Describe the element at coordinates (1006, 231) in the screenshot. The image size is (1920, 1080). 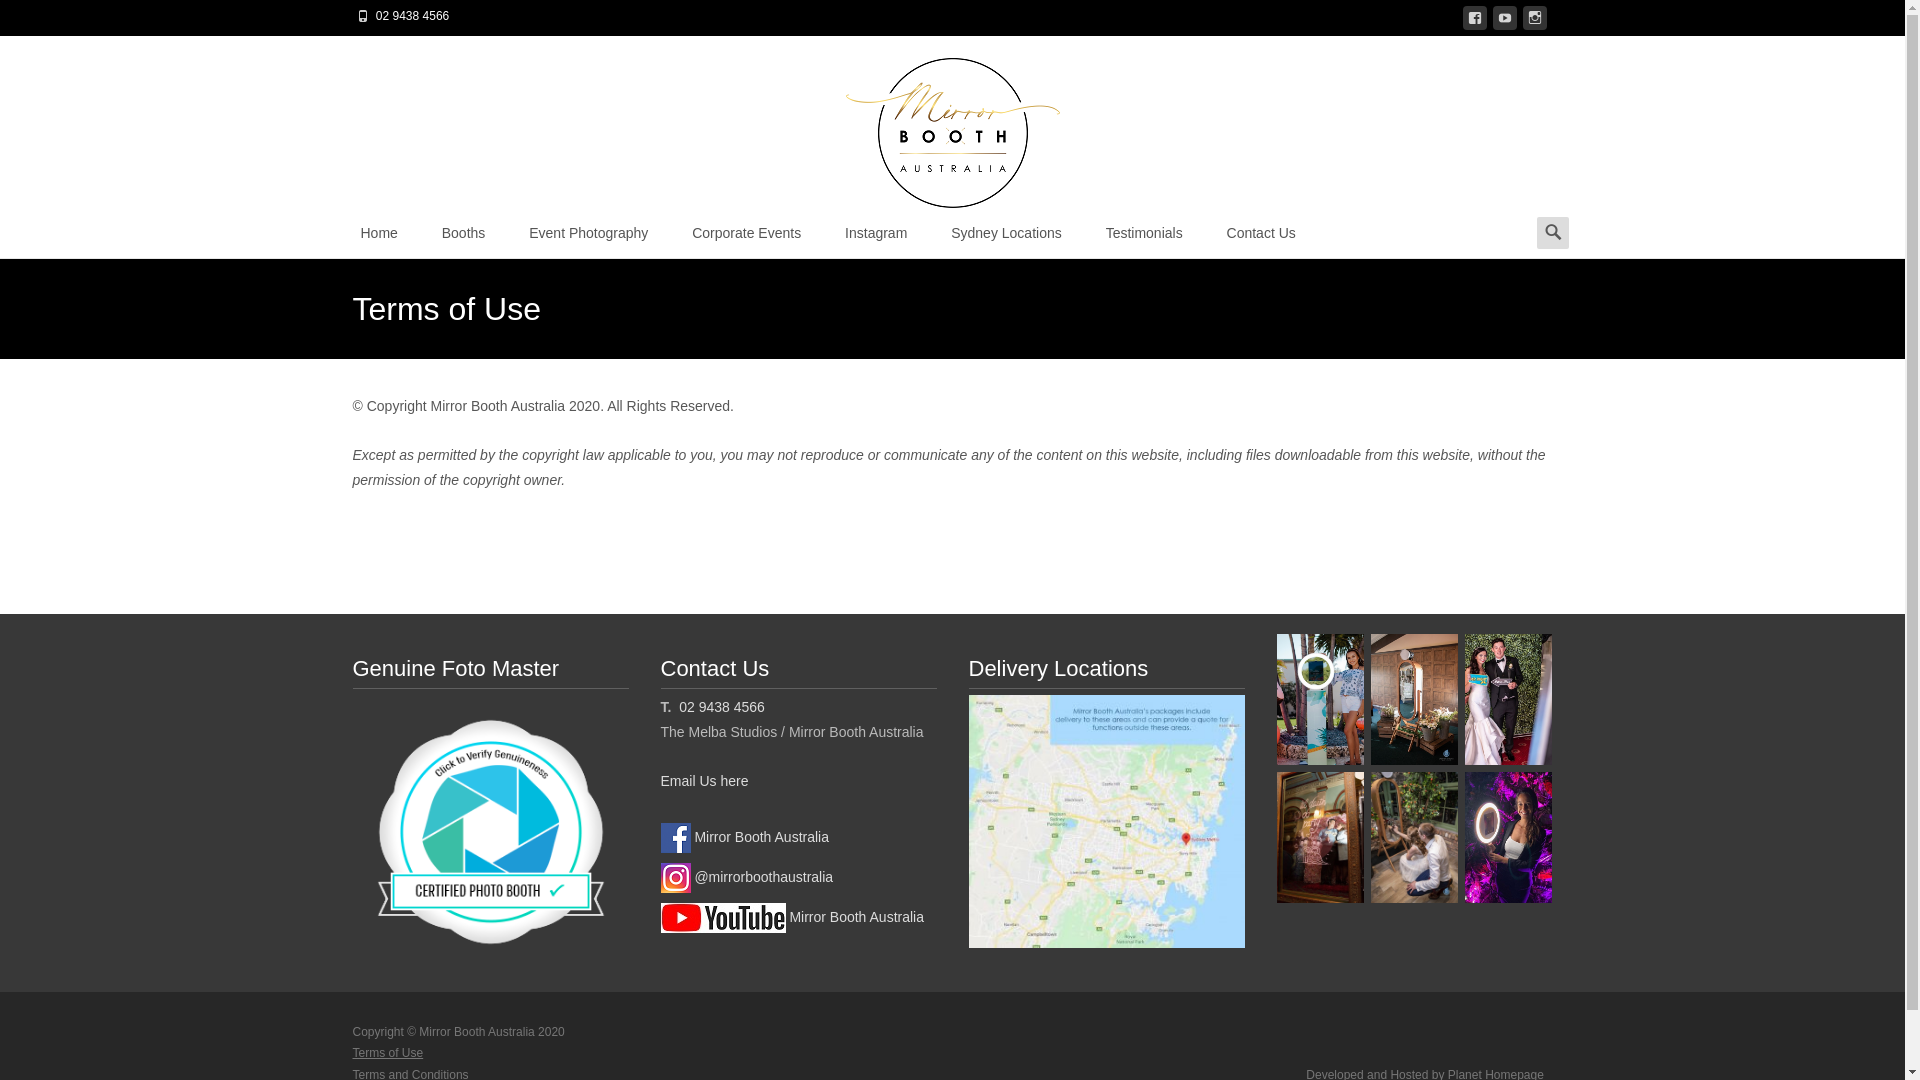
I see `'Sydney Locations'` at that location.